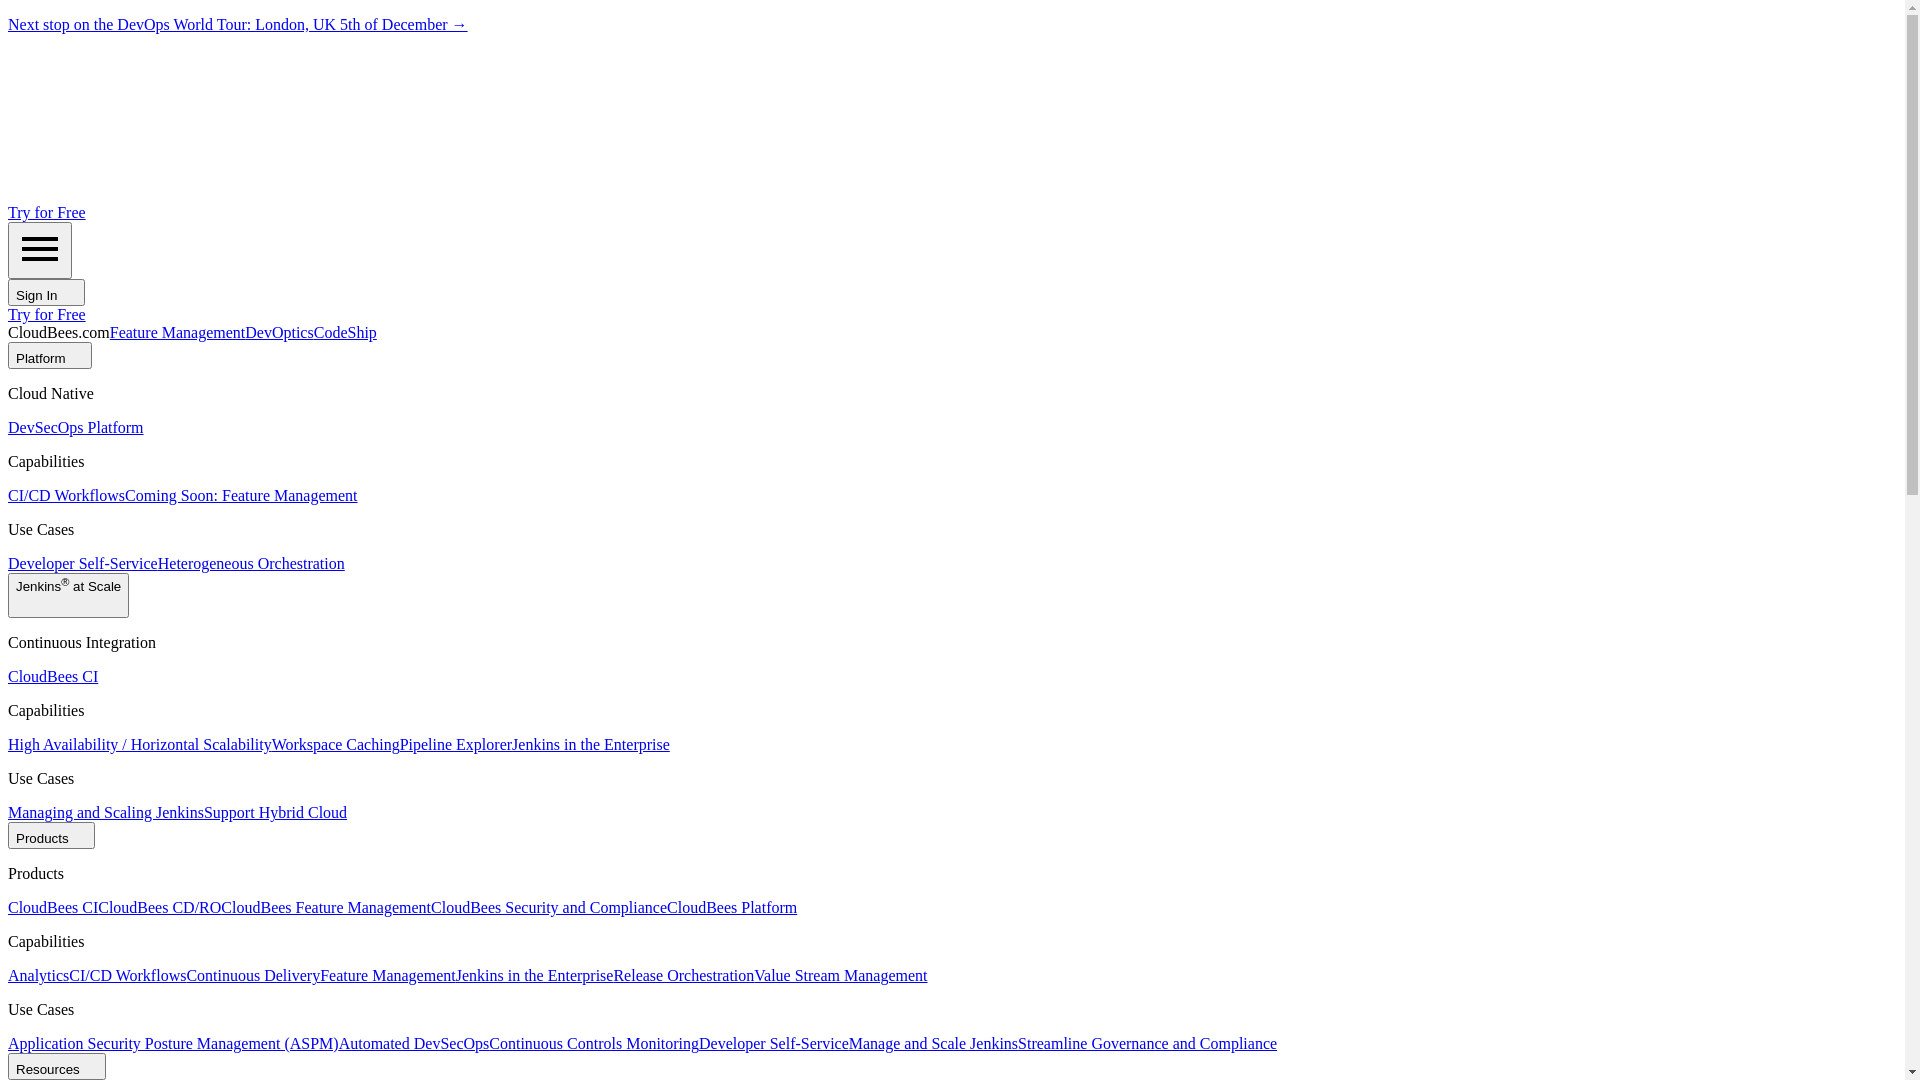  What do you see at coordinates (589, 744) in the screenshot?
I see `'Jenkins in the Enterprise'` at bounding box center [589, 744].